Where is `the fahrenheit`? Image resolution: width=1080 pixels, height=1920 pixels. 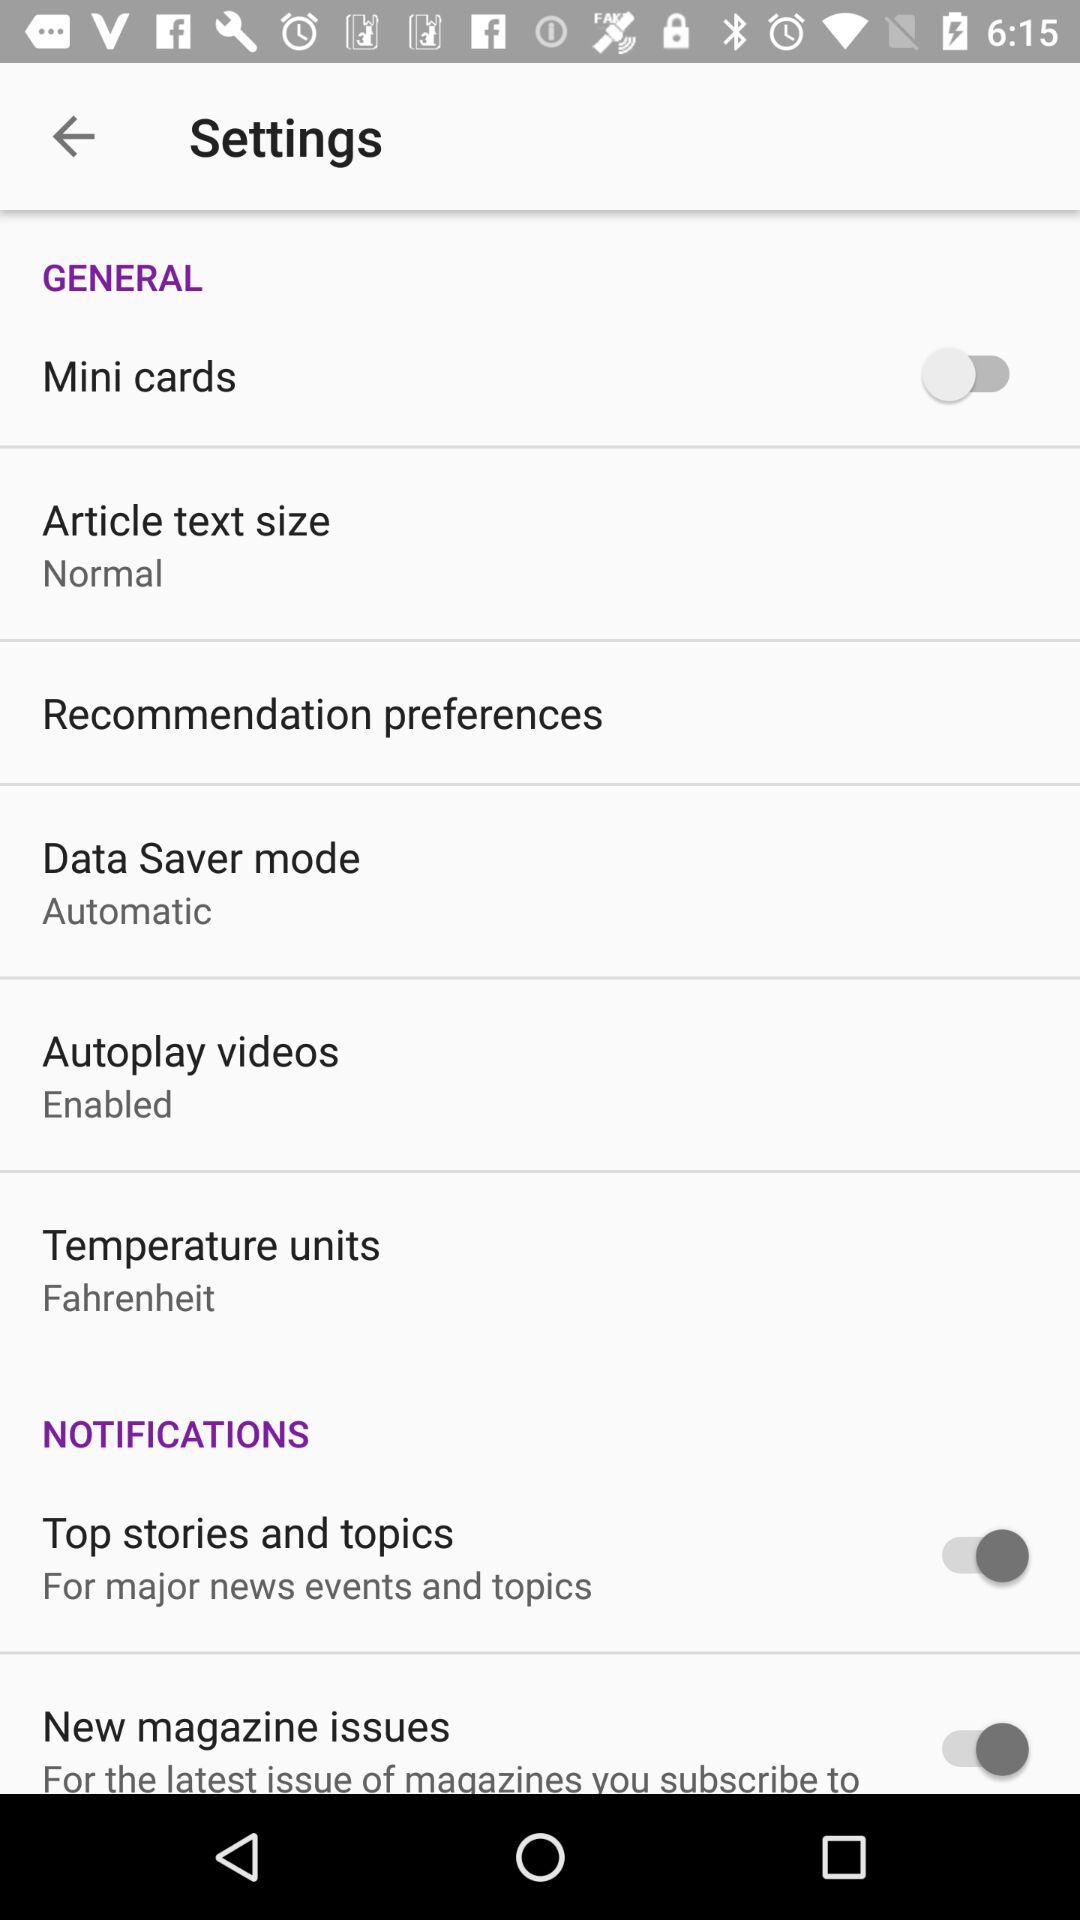 the fahrenheit is located at coordinates (128, 1296).